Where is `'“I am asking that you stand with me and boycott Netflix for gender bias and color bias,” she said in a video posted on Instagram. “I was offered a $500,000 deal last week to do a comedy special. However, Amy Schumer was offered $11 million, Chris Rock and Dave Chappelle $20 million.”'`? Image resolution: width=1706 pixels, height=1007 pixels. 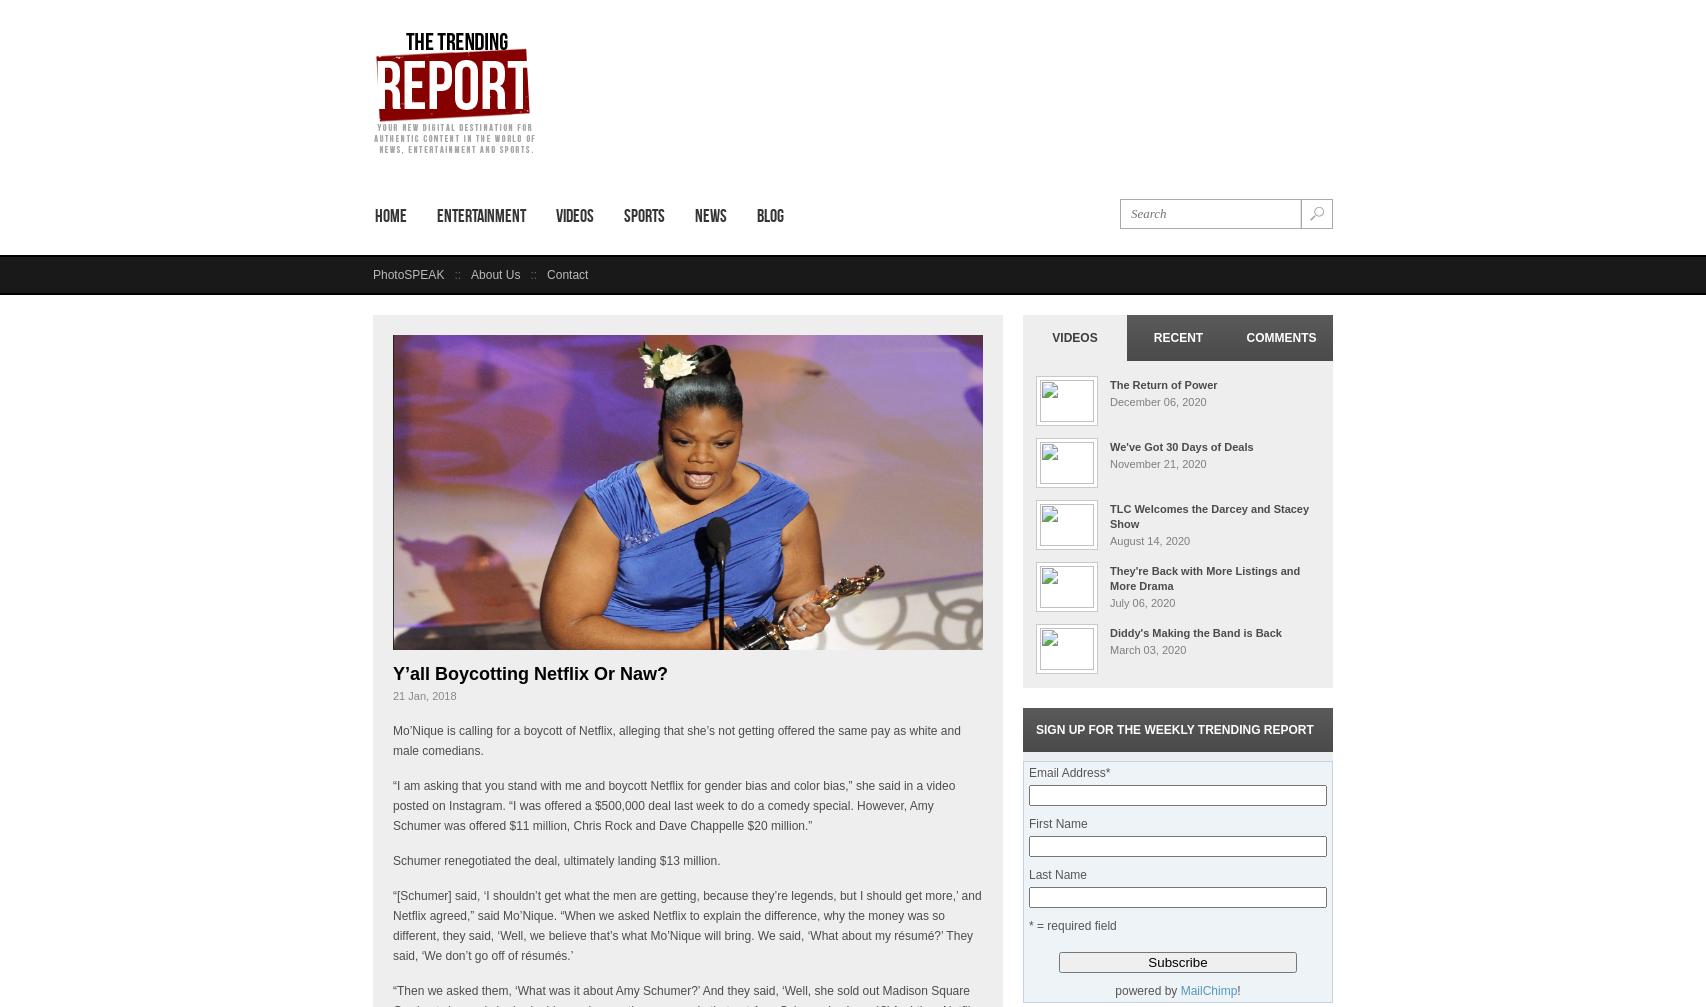
'“I am asking that you stand with me and boycott Netflix for gender bias and color bias,” she said in a video posted on Instagram. “I was offered a $500,000 deal last week to do a comedy special. However, Amy Schumer was offered $11 million, Chris Rock and Dave Chappelle $20 million.”' is located at coordinates (673, 805).